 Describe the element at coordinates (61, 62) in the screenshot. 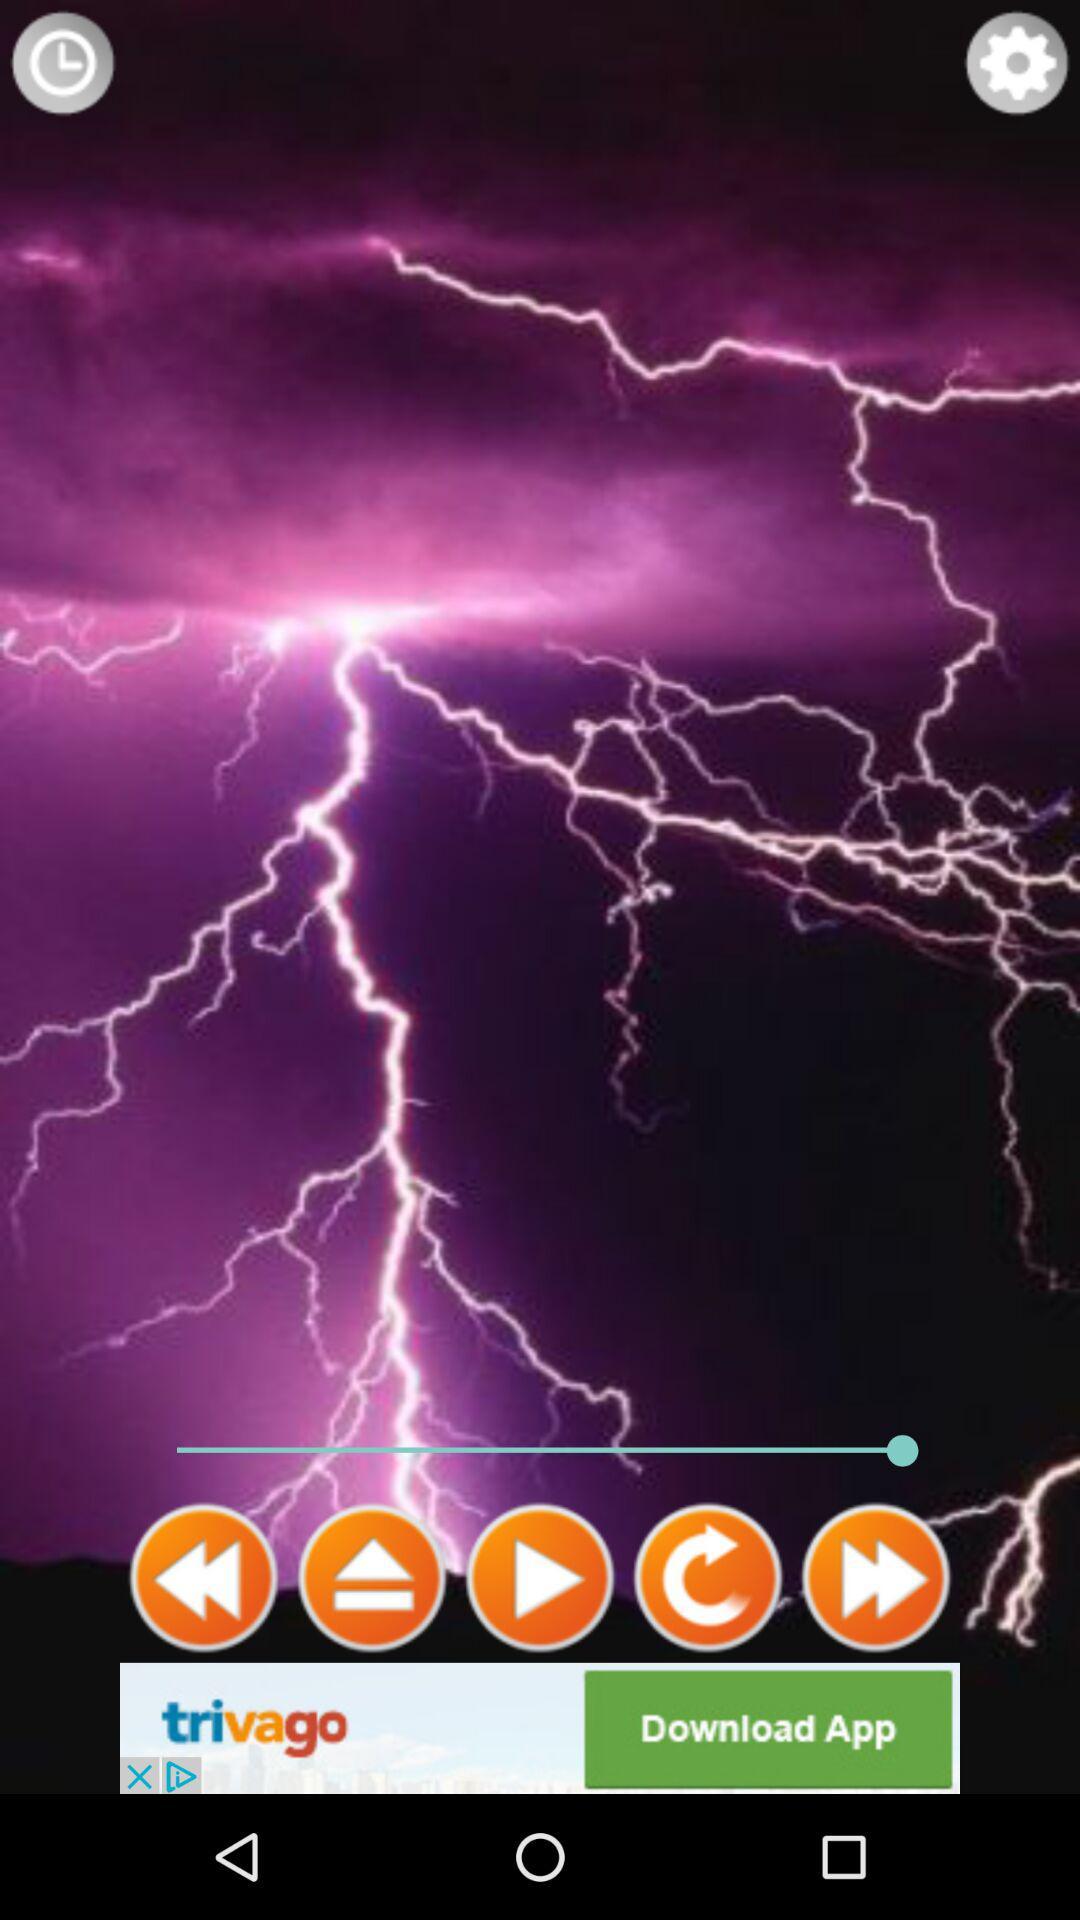

I see `set a timer` at that location.